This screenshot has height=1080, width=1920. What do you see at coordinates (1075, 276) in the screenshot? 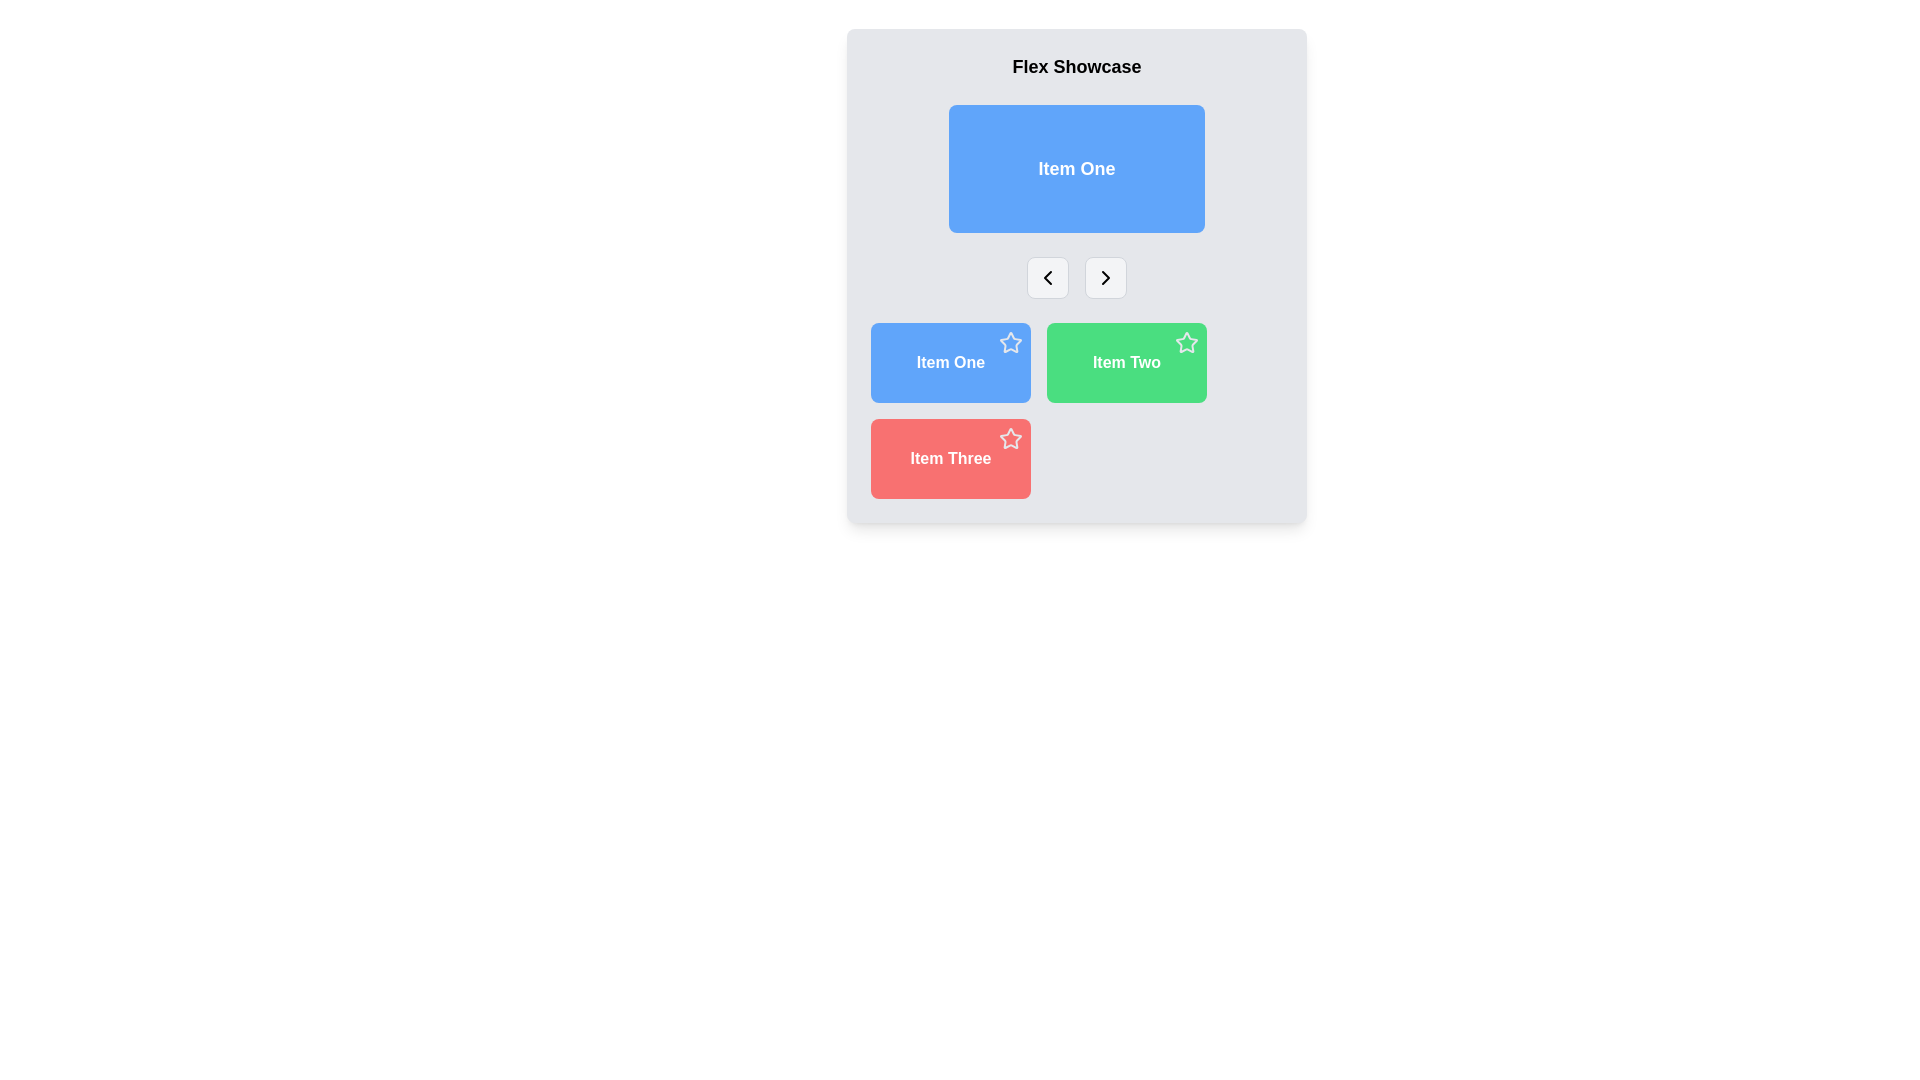
I see `information presented in the Card containing grouped elements, which includes a large blue box labeled 'Item One' and three smaller colored boxes labeled 'Item One', 'Item Two', and 'Item Three'` at bounding box center [1075, 276].